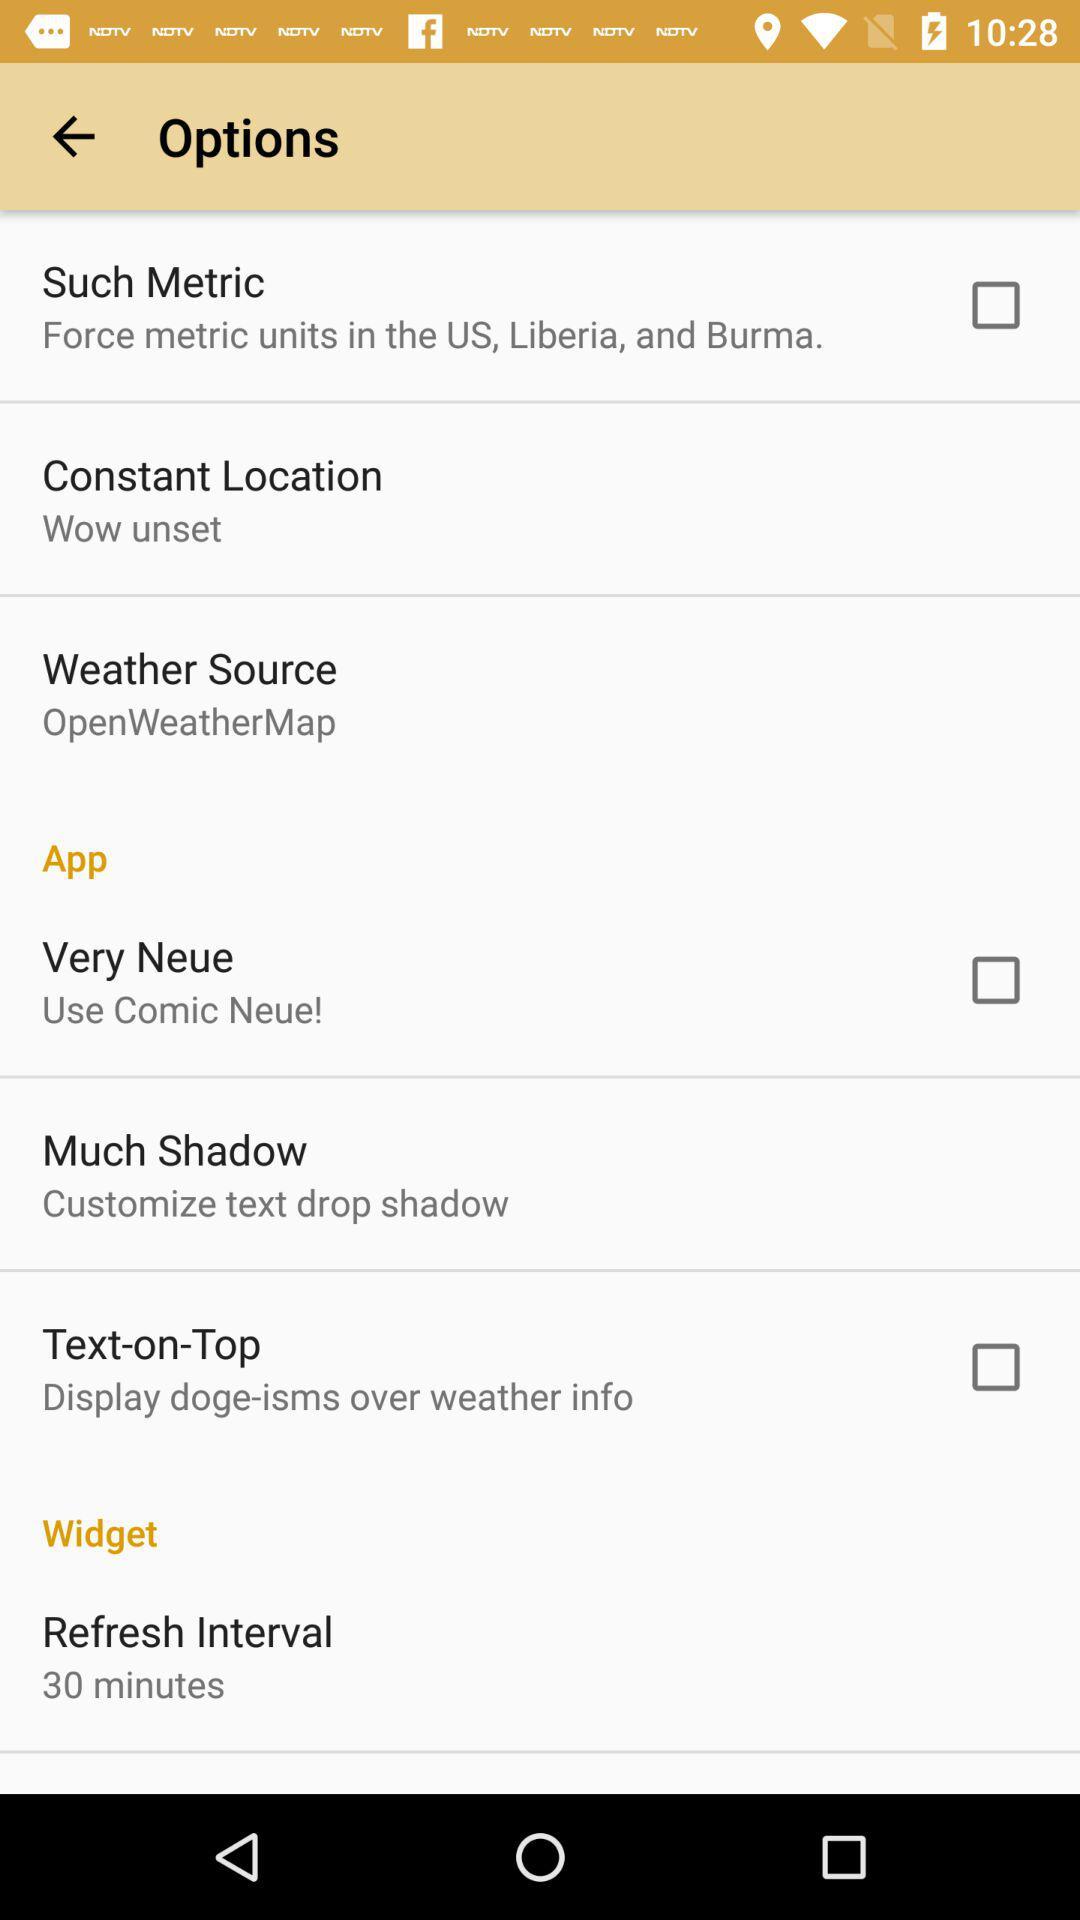 The width and height of the screenshot is (1080, 1920). Describe the element at coordinates (150, 1342) in the screenshot. I see `app below the customize text drop` at that location.